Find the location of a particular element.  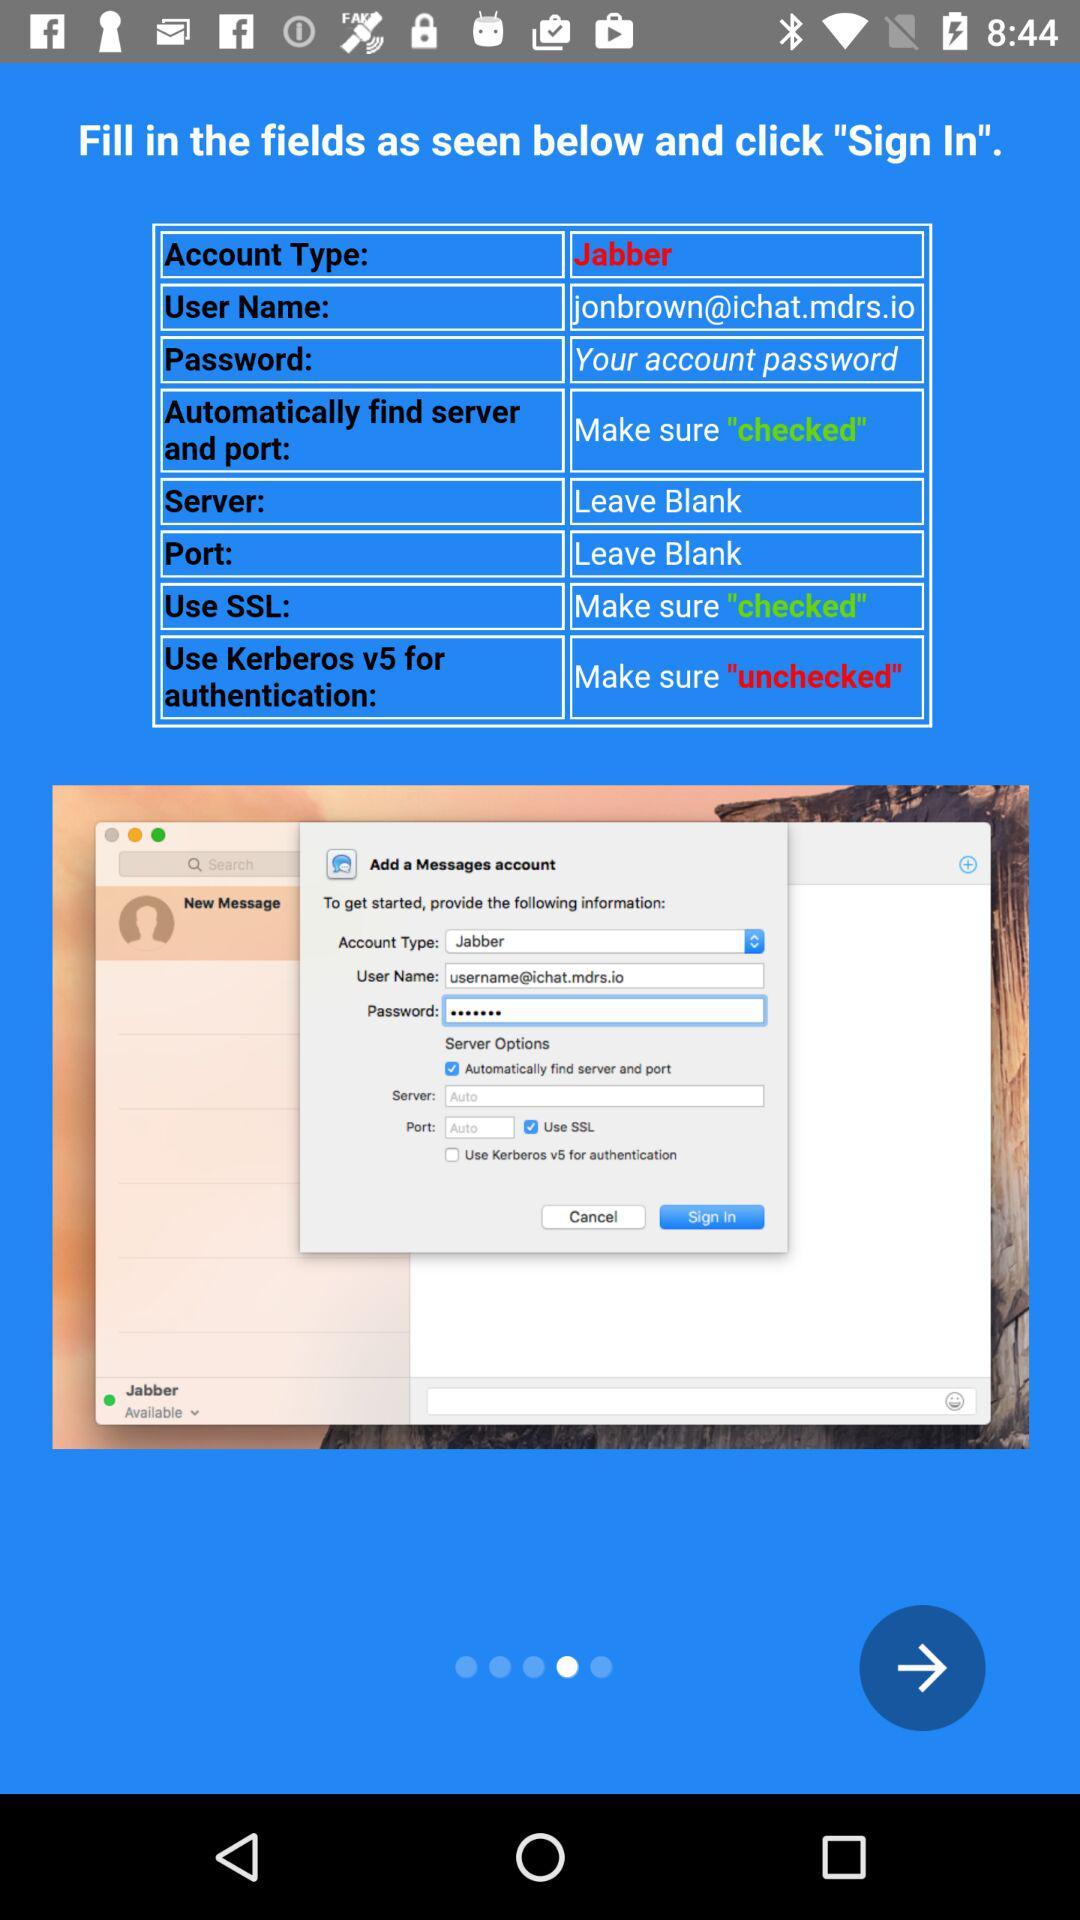

previous is located at coordinates (922, 1667).